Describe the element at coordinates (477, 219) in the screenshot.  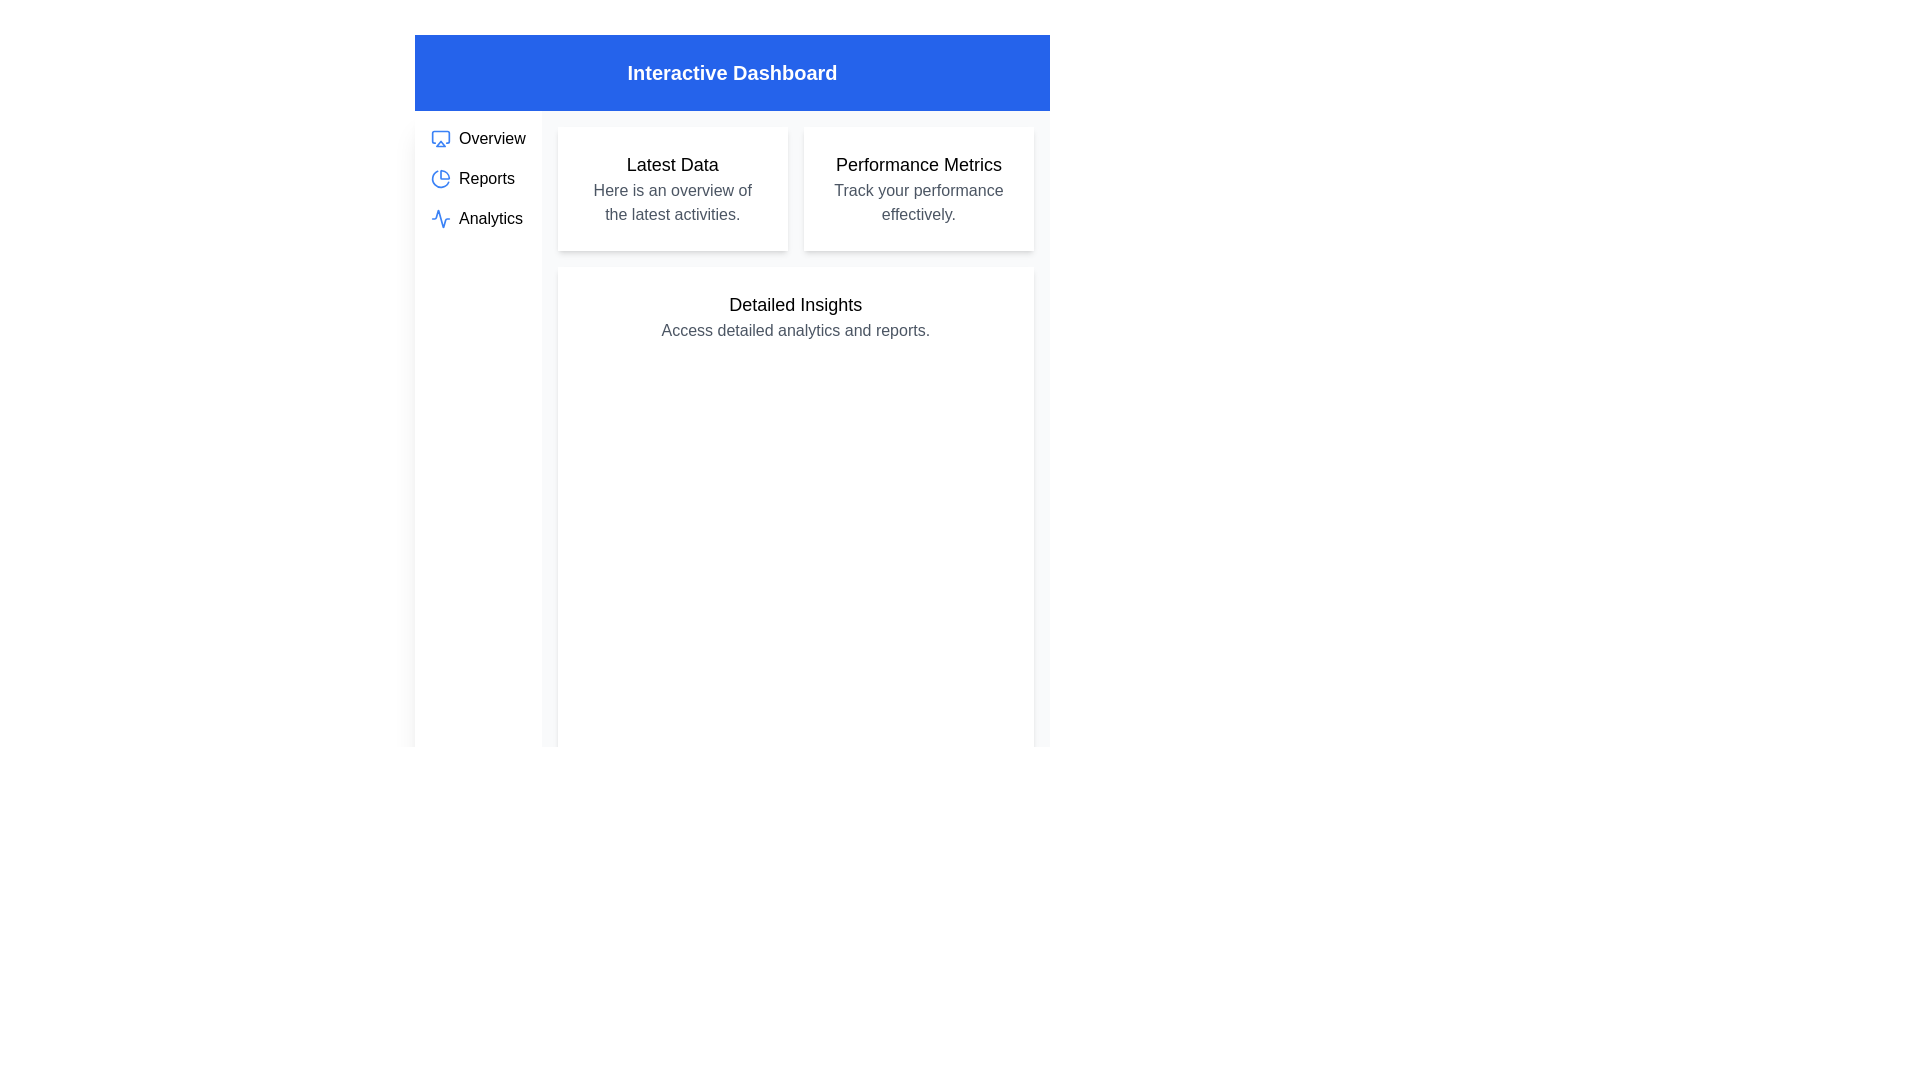
I see `the 'Analytics' navigation link, which features a blue activity graph icon and is the third item in the left navigation panel below 'Overview' and 'Reports'` at that location.